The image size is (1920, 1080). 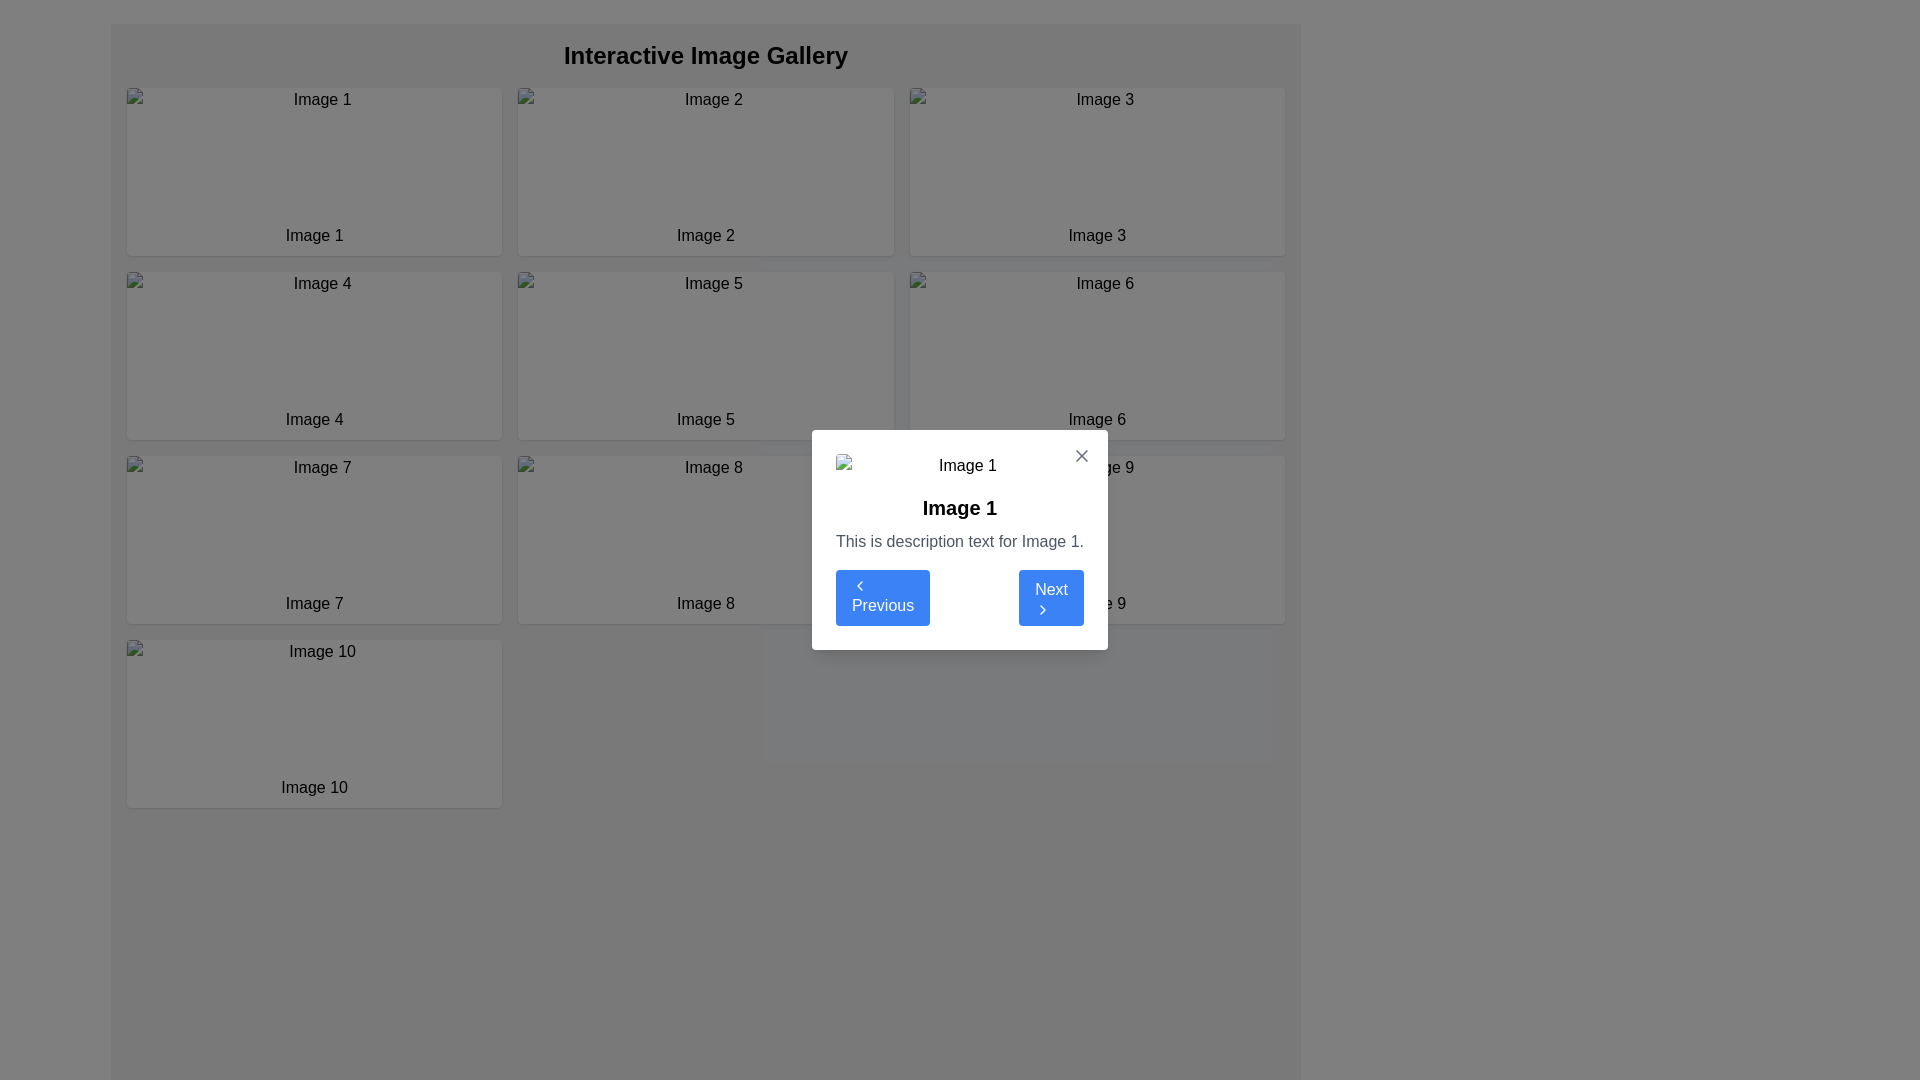 What do you see at coordinates (1081, 455) in the screenshot?
I see `the Close button, which is a small gray 'X' icon located in the upper-right corner of the overlay card containing 'Image 1'` at bounding box center [1081, 455].